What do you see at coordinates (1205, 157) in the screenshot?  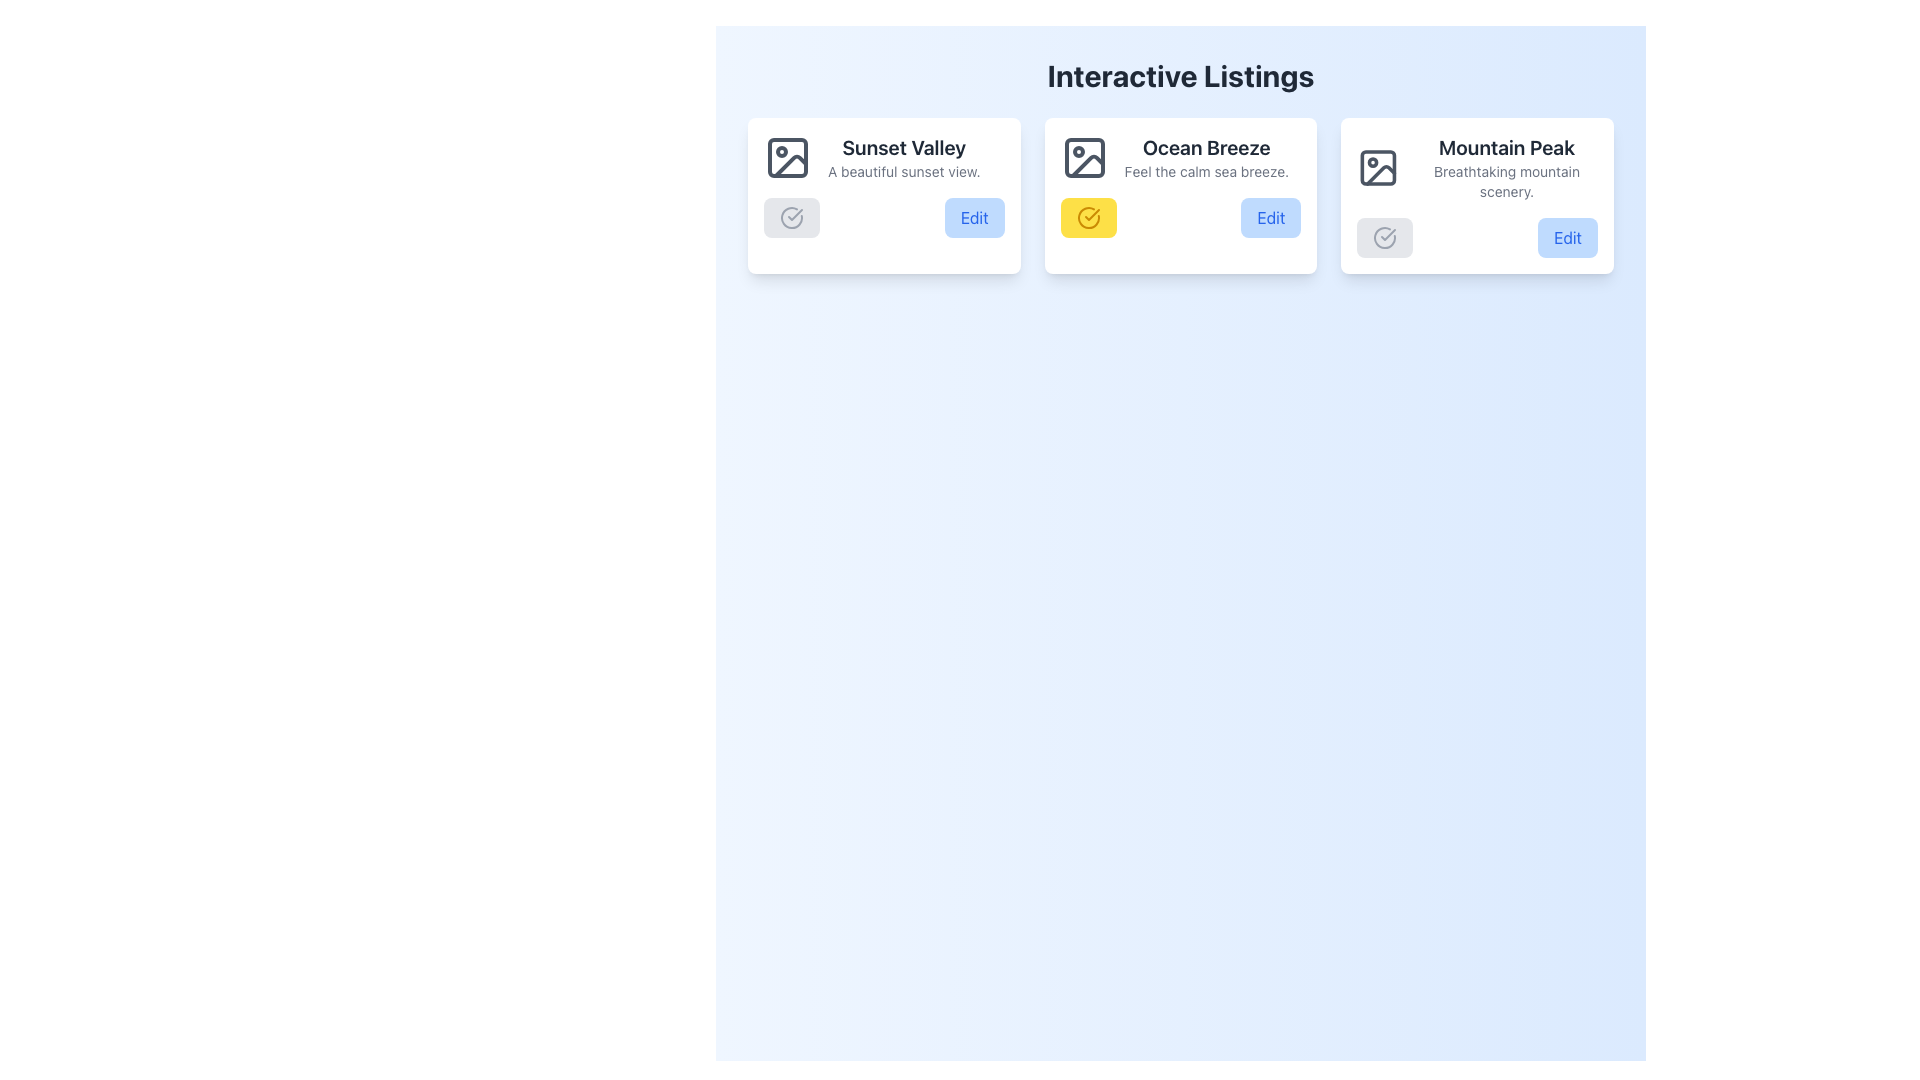 I see `the 'Ocean Breeze' text element which is a title and subtitle arranged vertically within the second card of a three-card layout` at bounding box center [1205, 157].